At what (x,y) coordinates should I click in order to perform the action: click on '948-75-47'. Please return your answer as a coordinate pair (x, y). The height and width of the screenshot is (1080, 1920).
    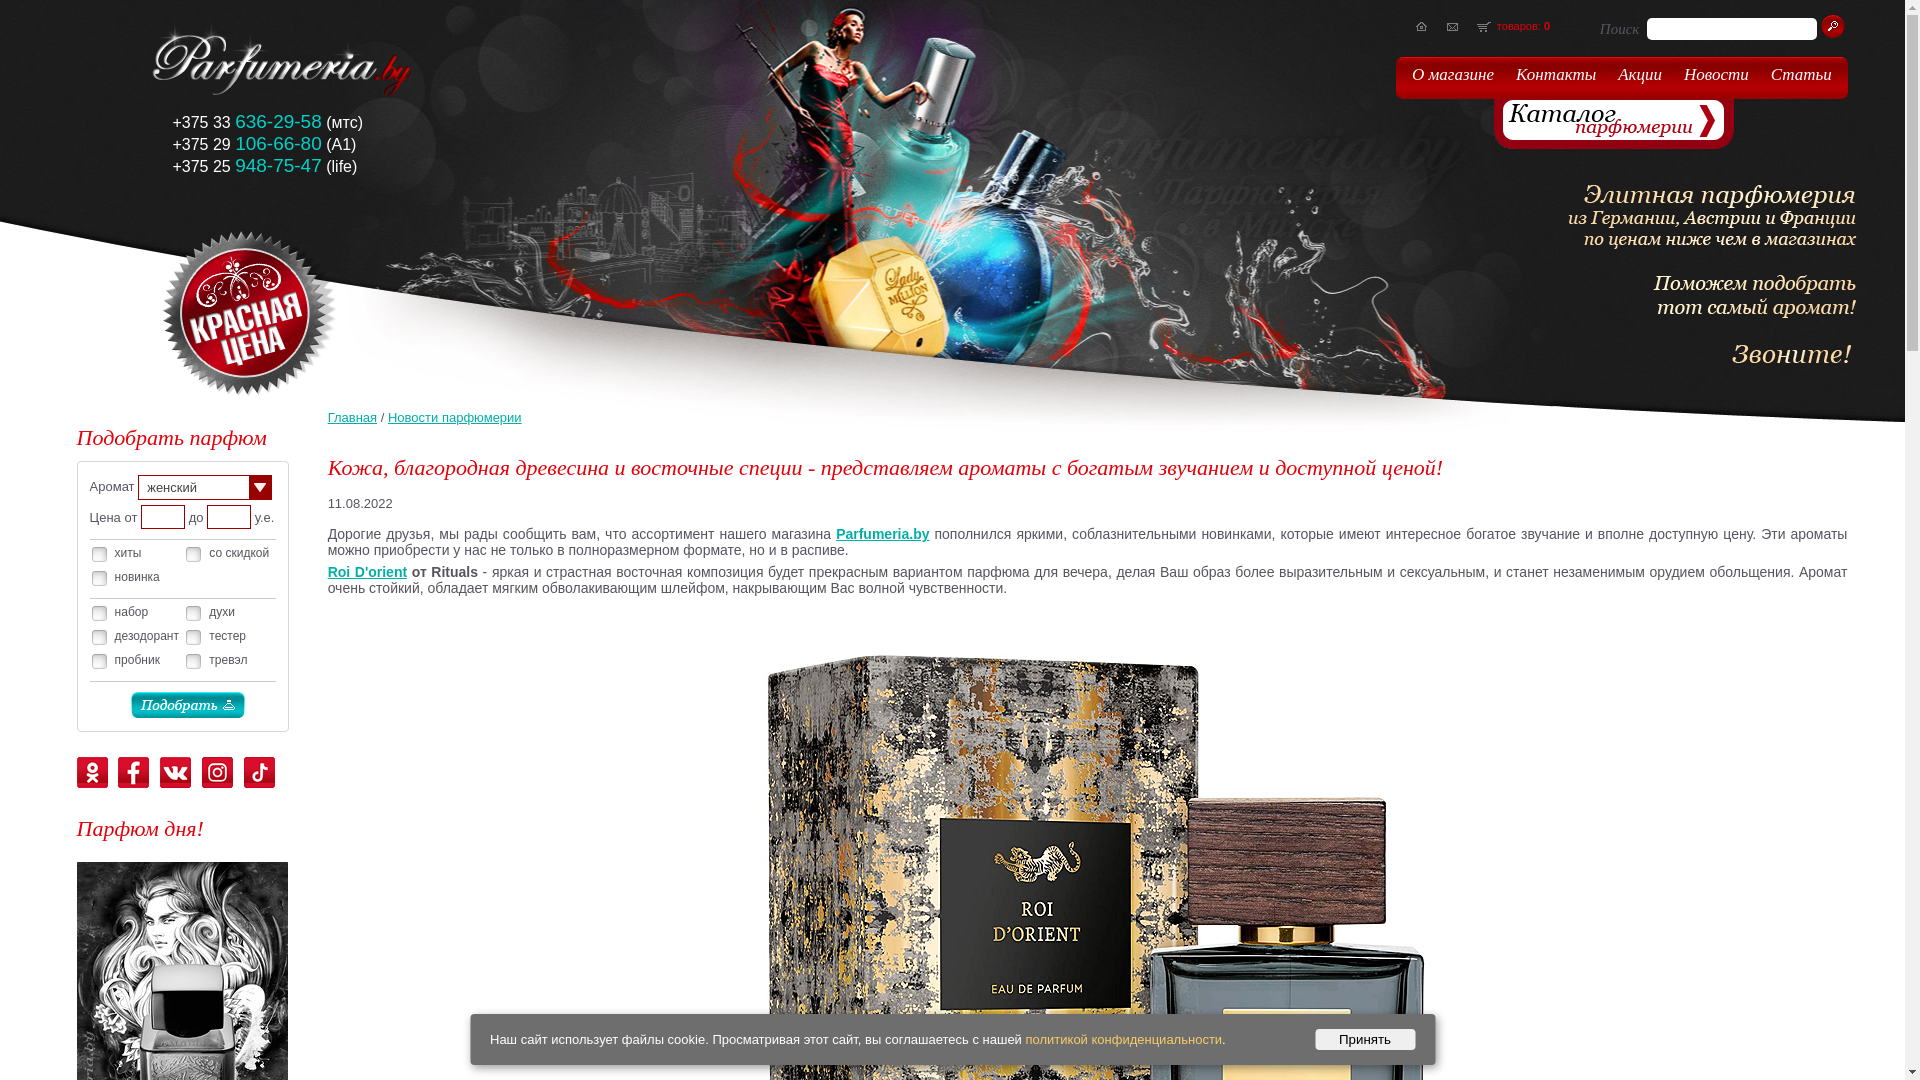
    Looking at the image, I should click on (277, 165).